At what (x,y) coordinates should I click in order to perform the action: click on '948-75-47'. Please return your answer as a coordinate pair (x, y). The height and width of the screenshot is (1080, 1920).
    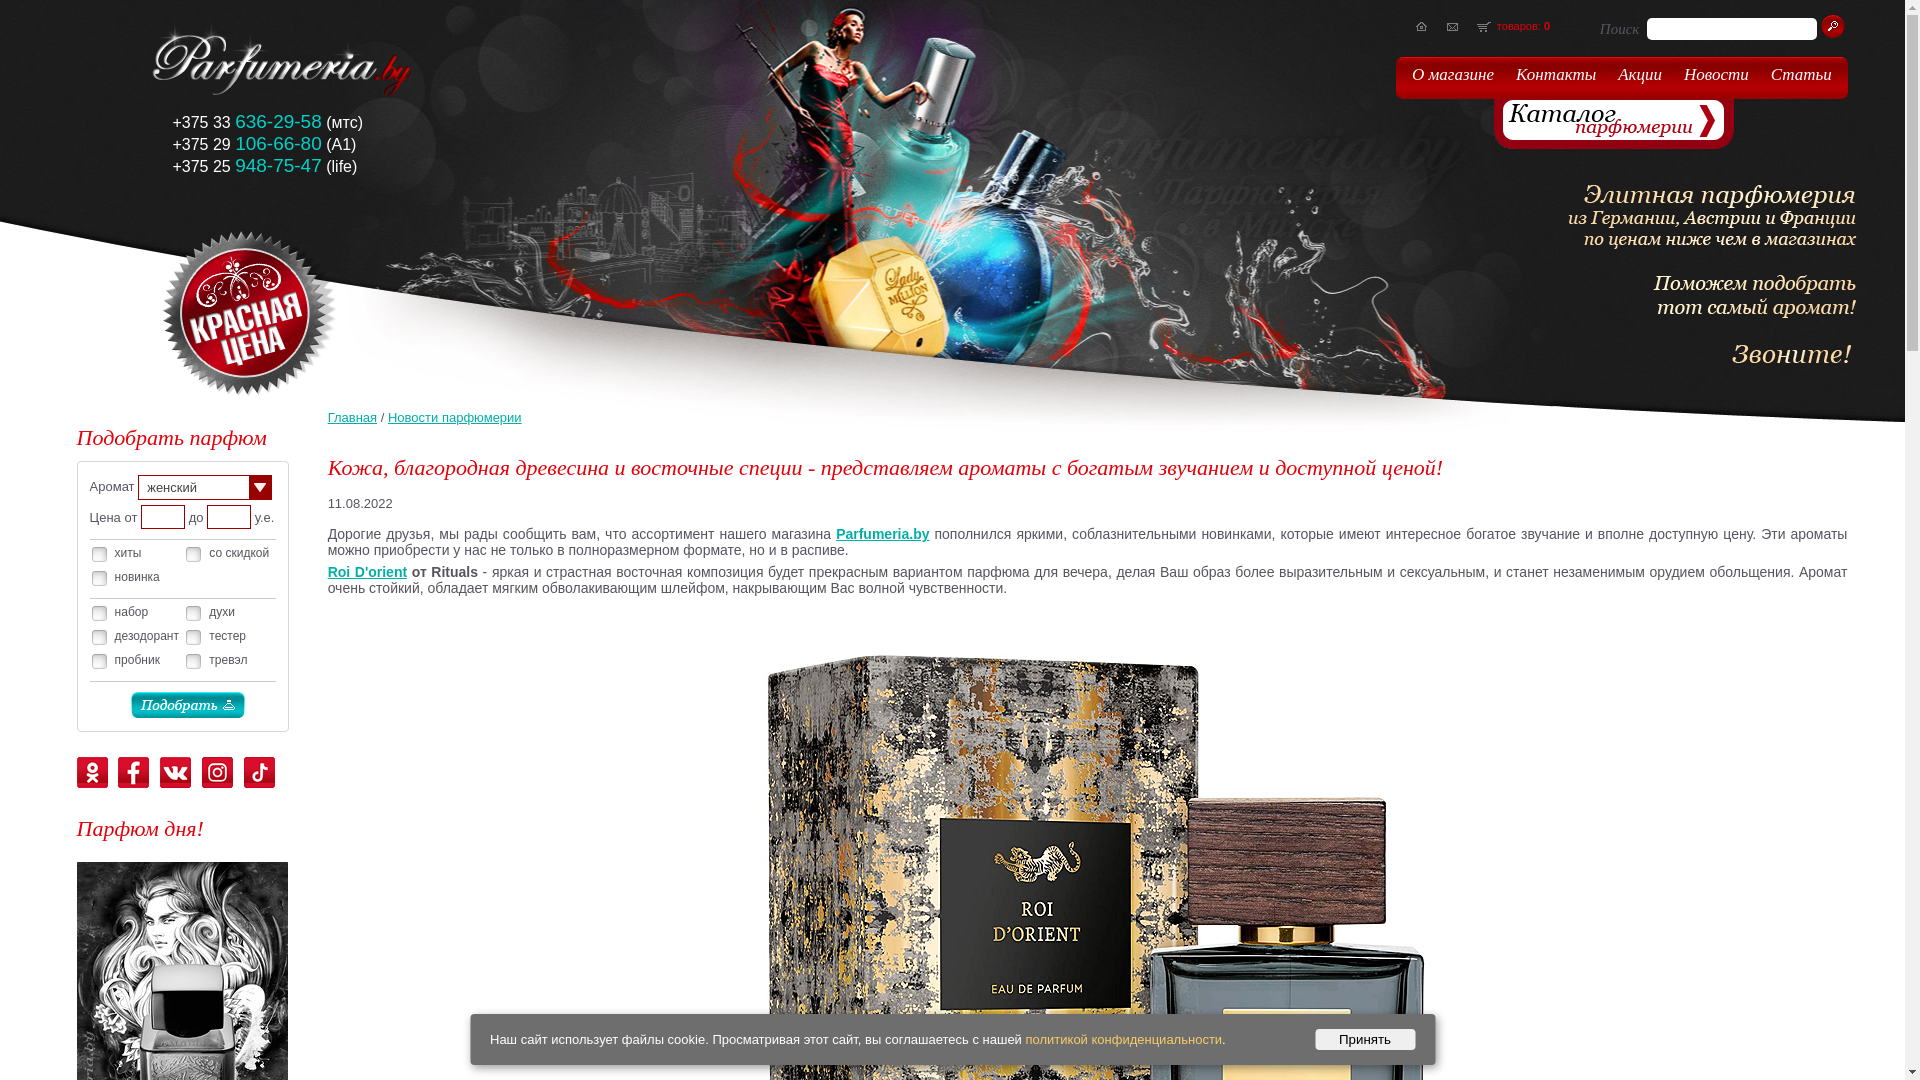
    Looking at the image, I should click on (277, 165).